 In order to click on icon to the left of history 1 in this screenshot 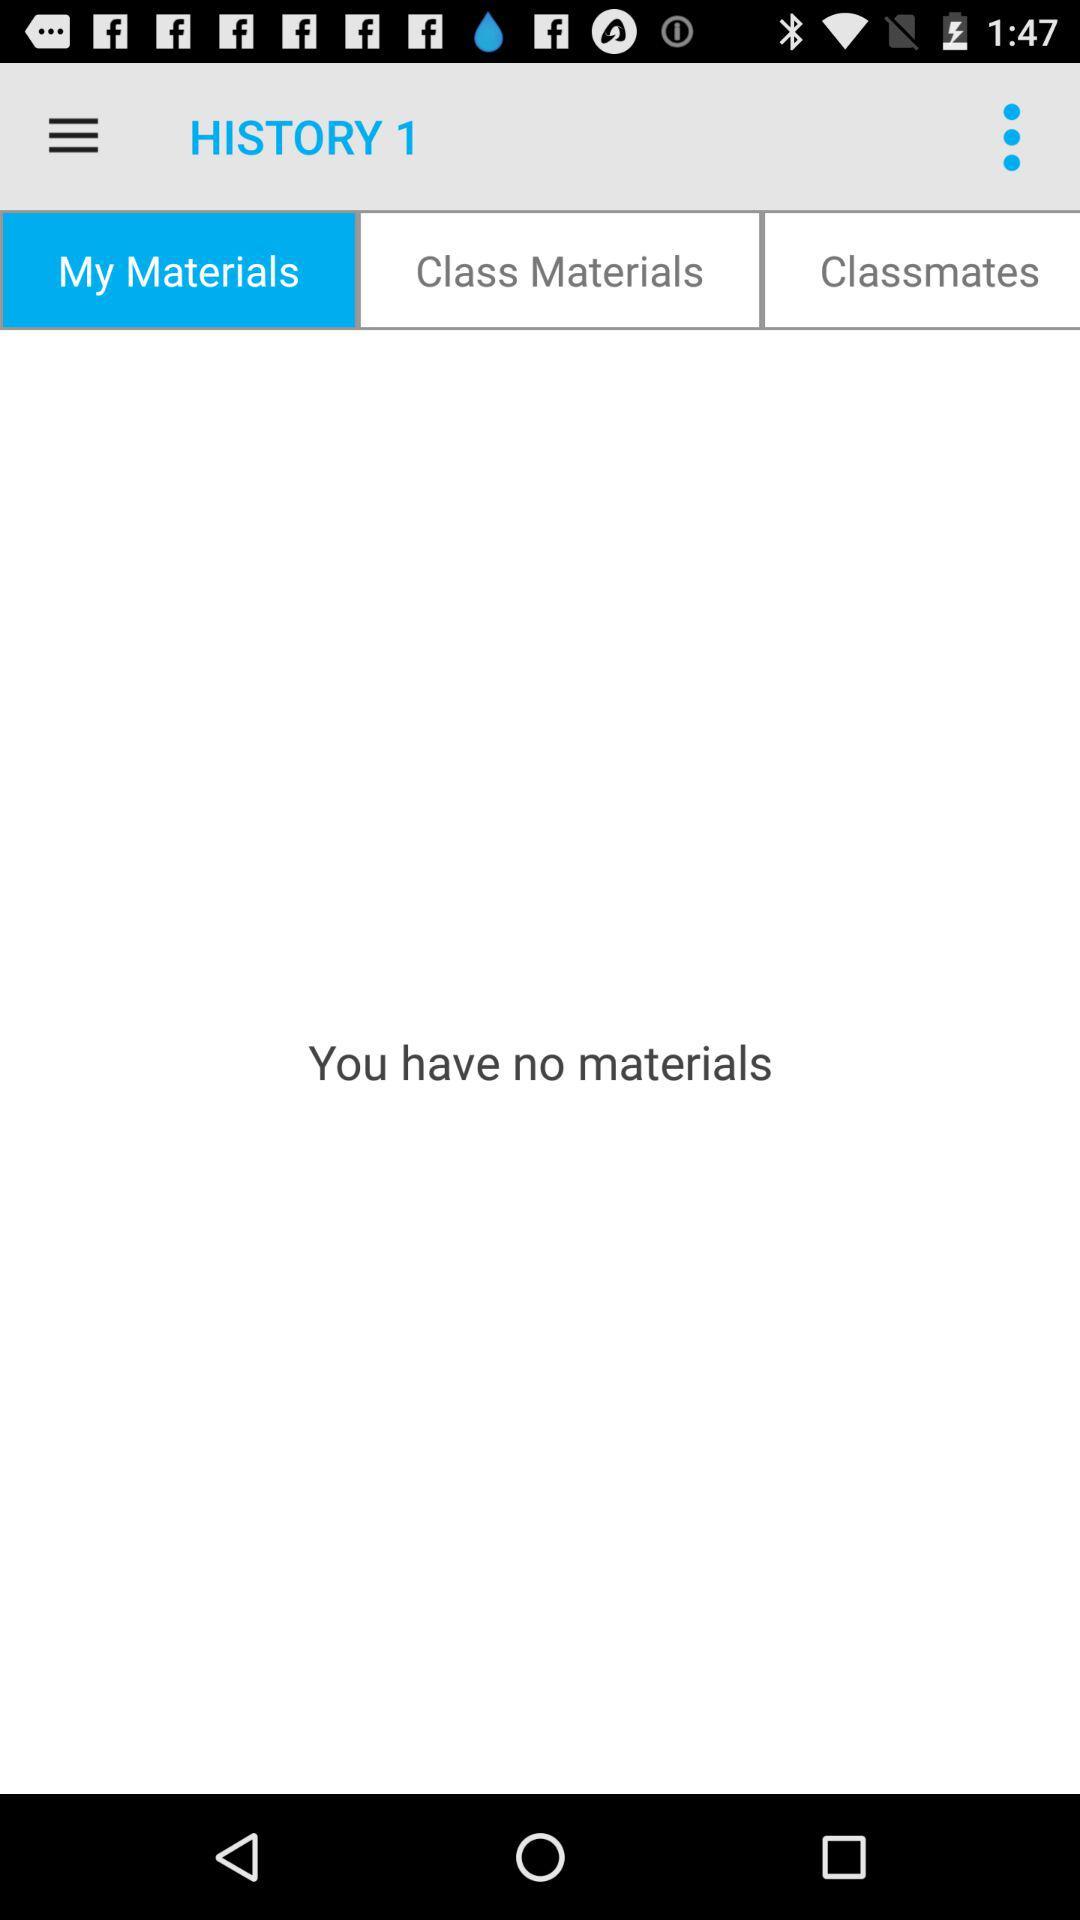, I will do `click(72, 135)`.